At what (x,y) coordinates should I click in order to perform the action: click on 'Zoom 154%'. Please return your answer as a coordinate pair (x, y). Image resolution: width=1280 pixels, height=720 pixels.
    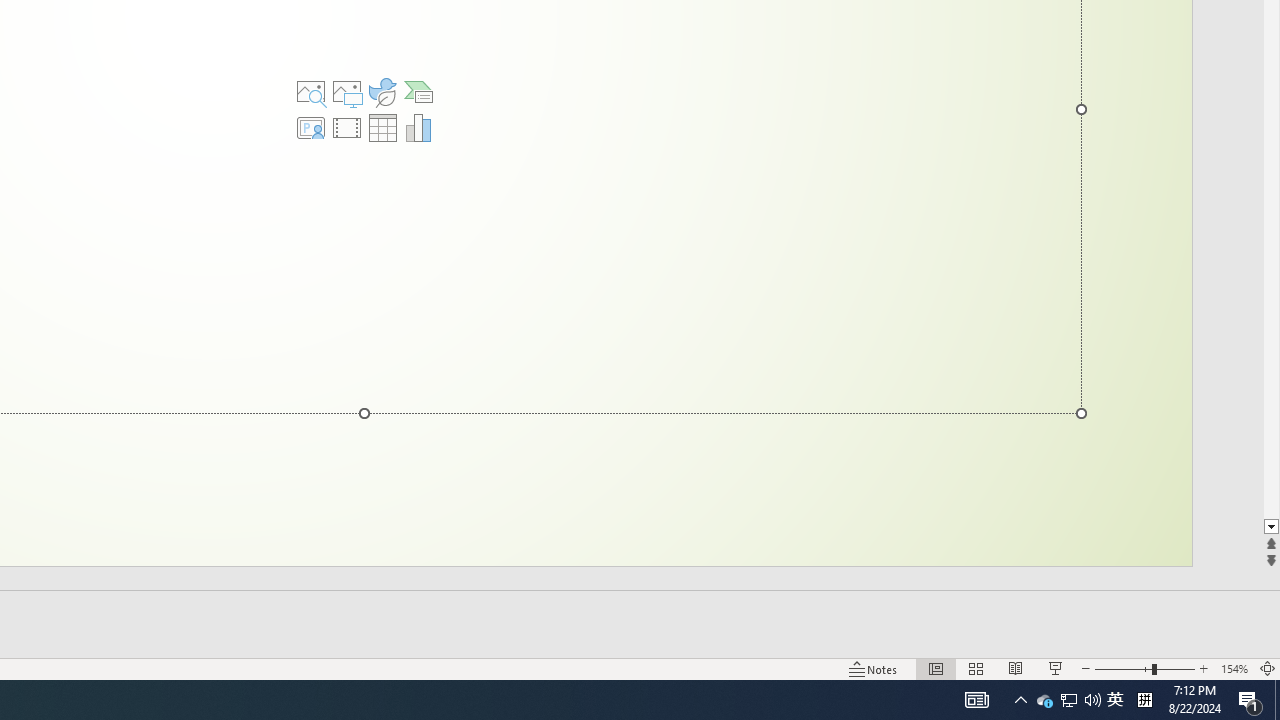
    Looking at the image, I should click on (1233, 669).